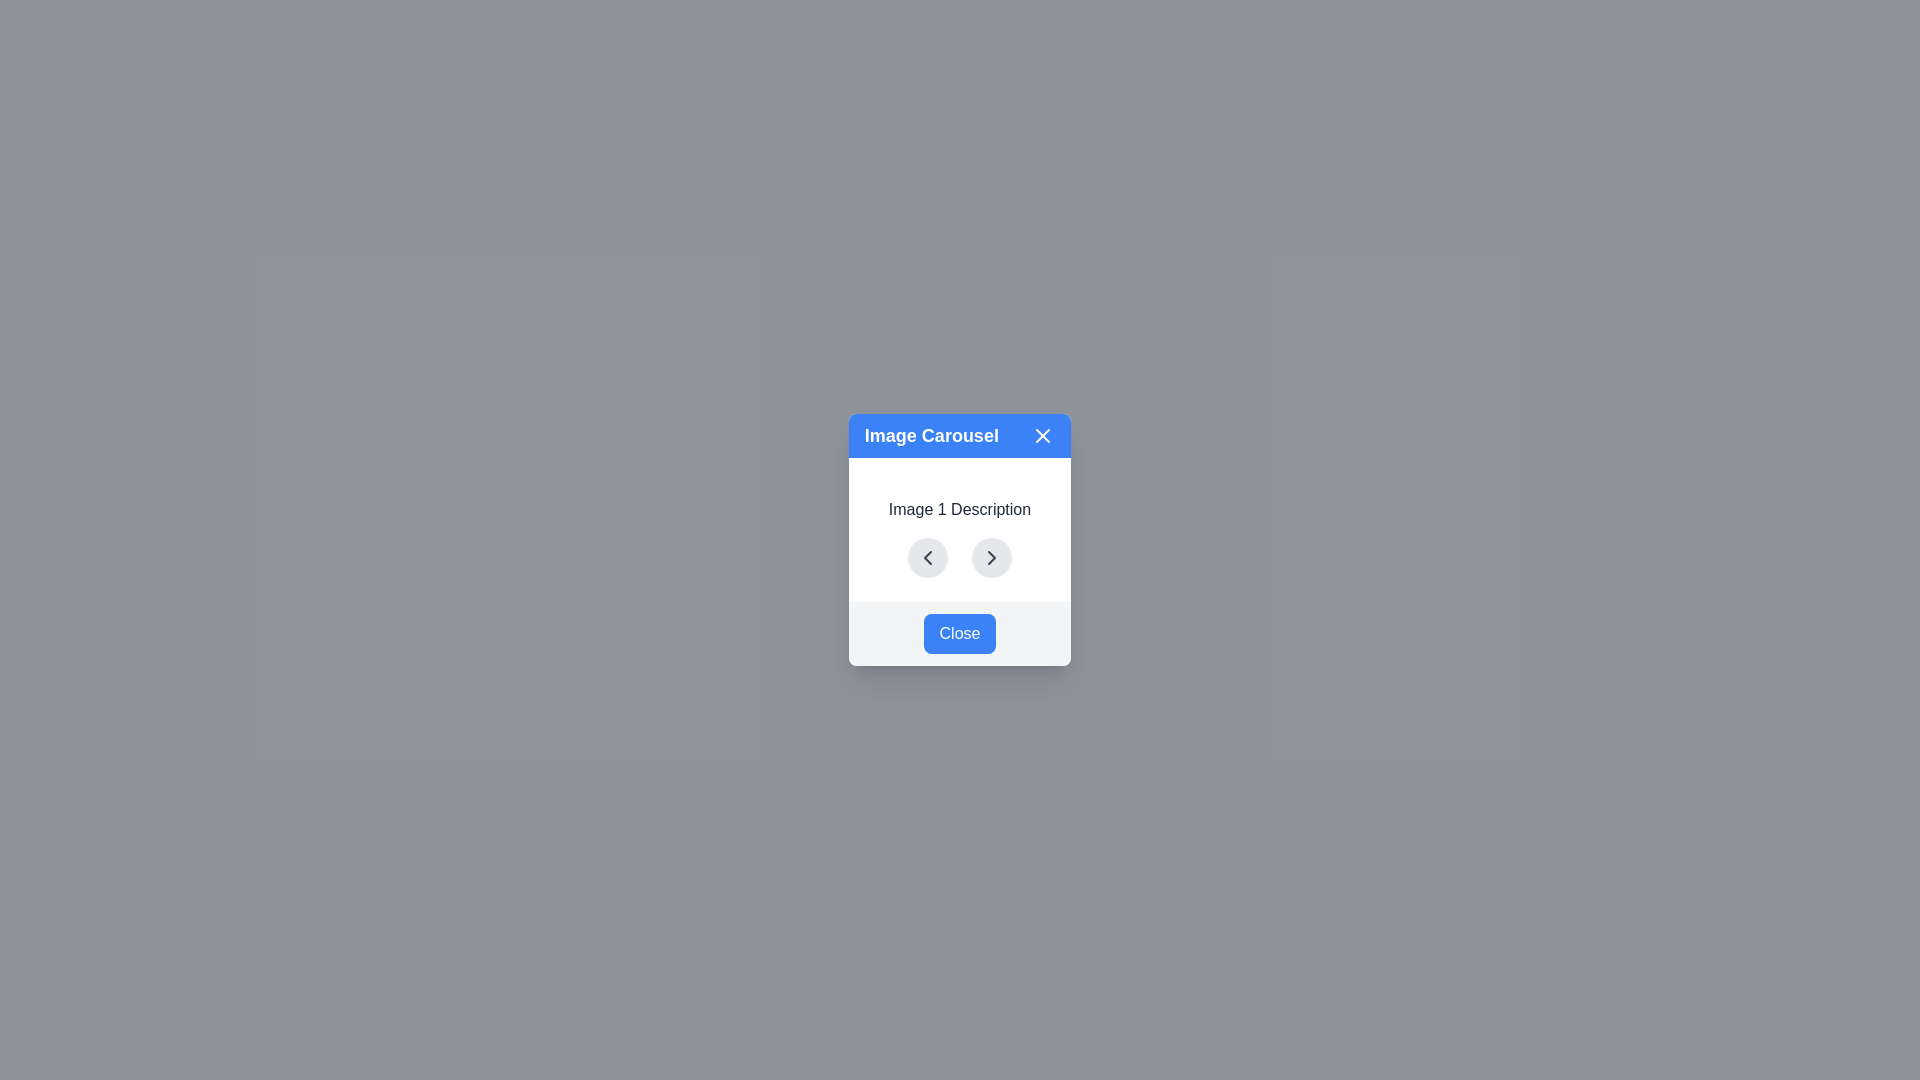 Image resolution: width=1920 pixels, height=1080 pixels. I want to click on the buttons in the modal dialog box for the image carousel, so click(960, 540).